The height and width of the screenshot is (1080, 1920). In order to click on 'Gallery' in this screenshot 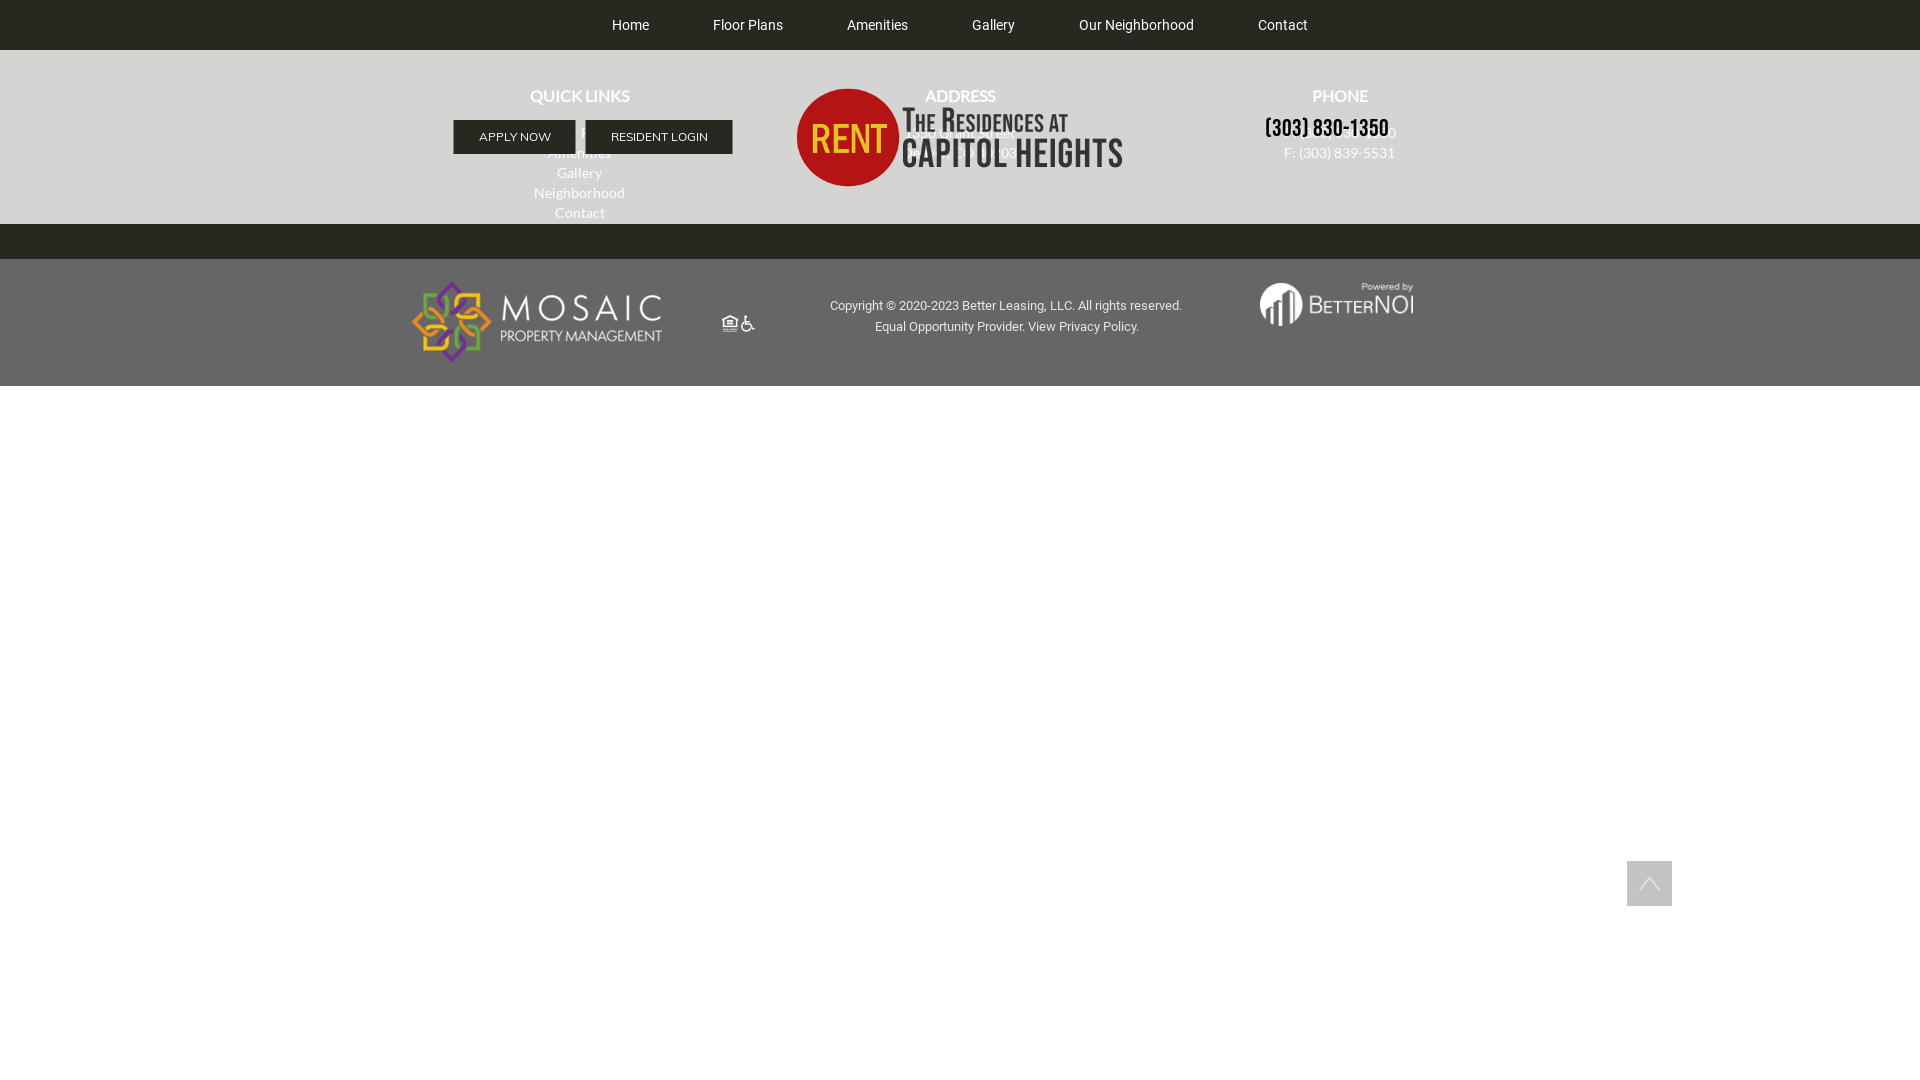, I will do `click(556, 172)`.